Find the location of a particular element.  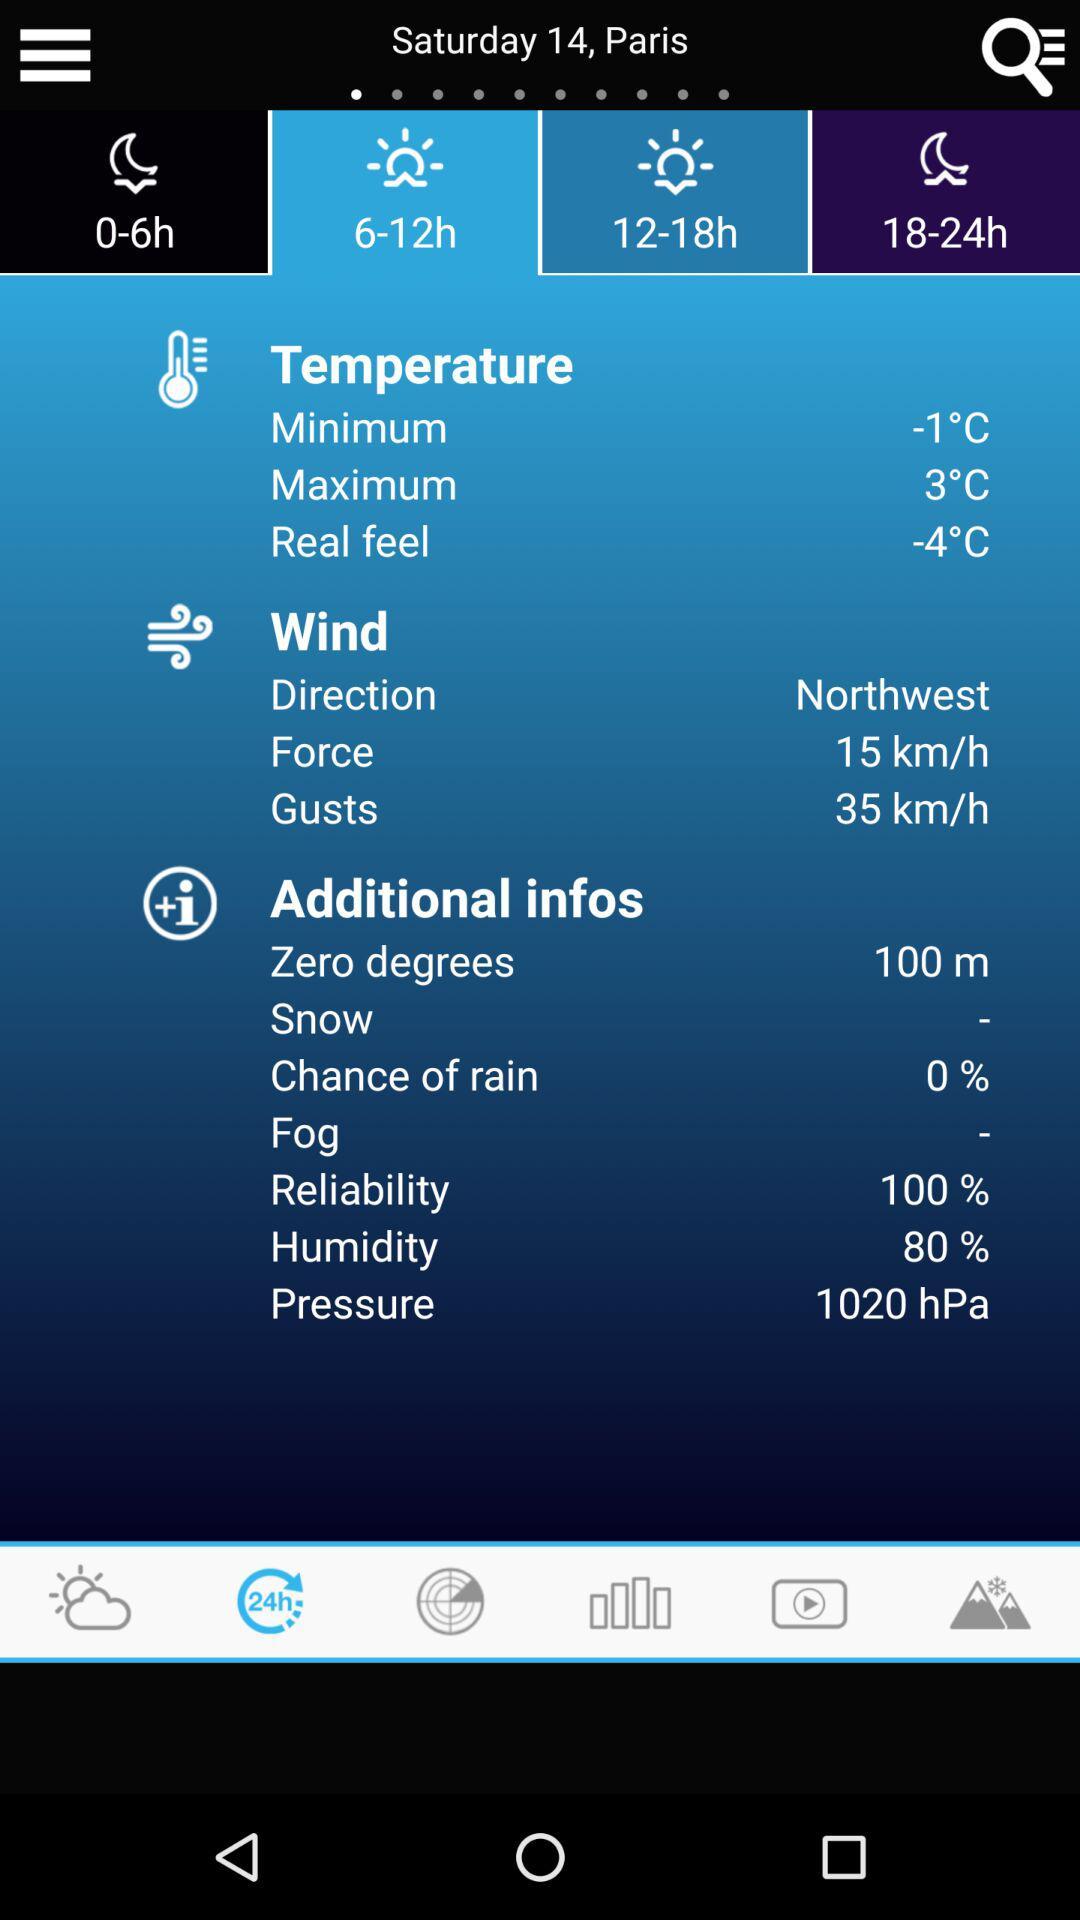

icon next to the saturday 14, paris app is located at coordinates (54, 55).